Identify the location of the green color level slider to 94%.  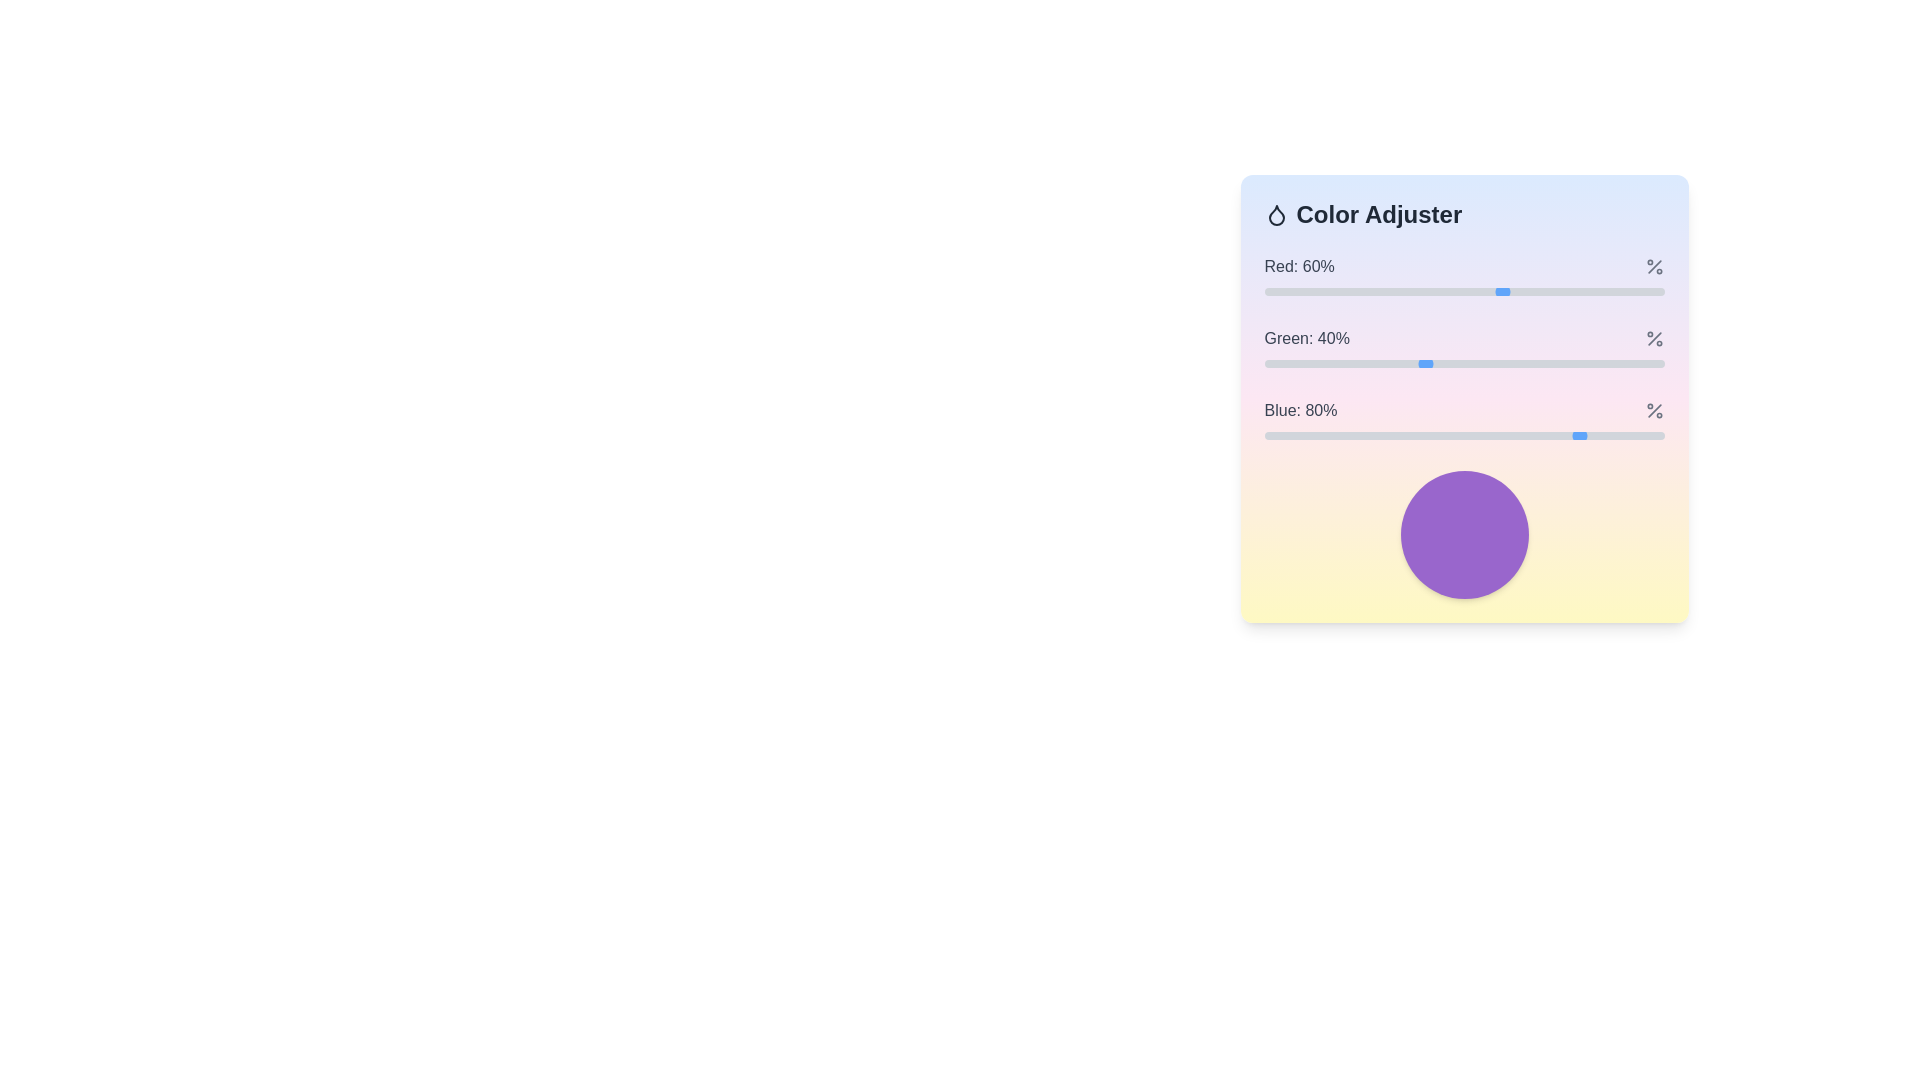
(1640, 363).